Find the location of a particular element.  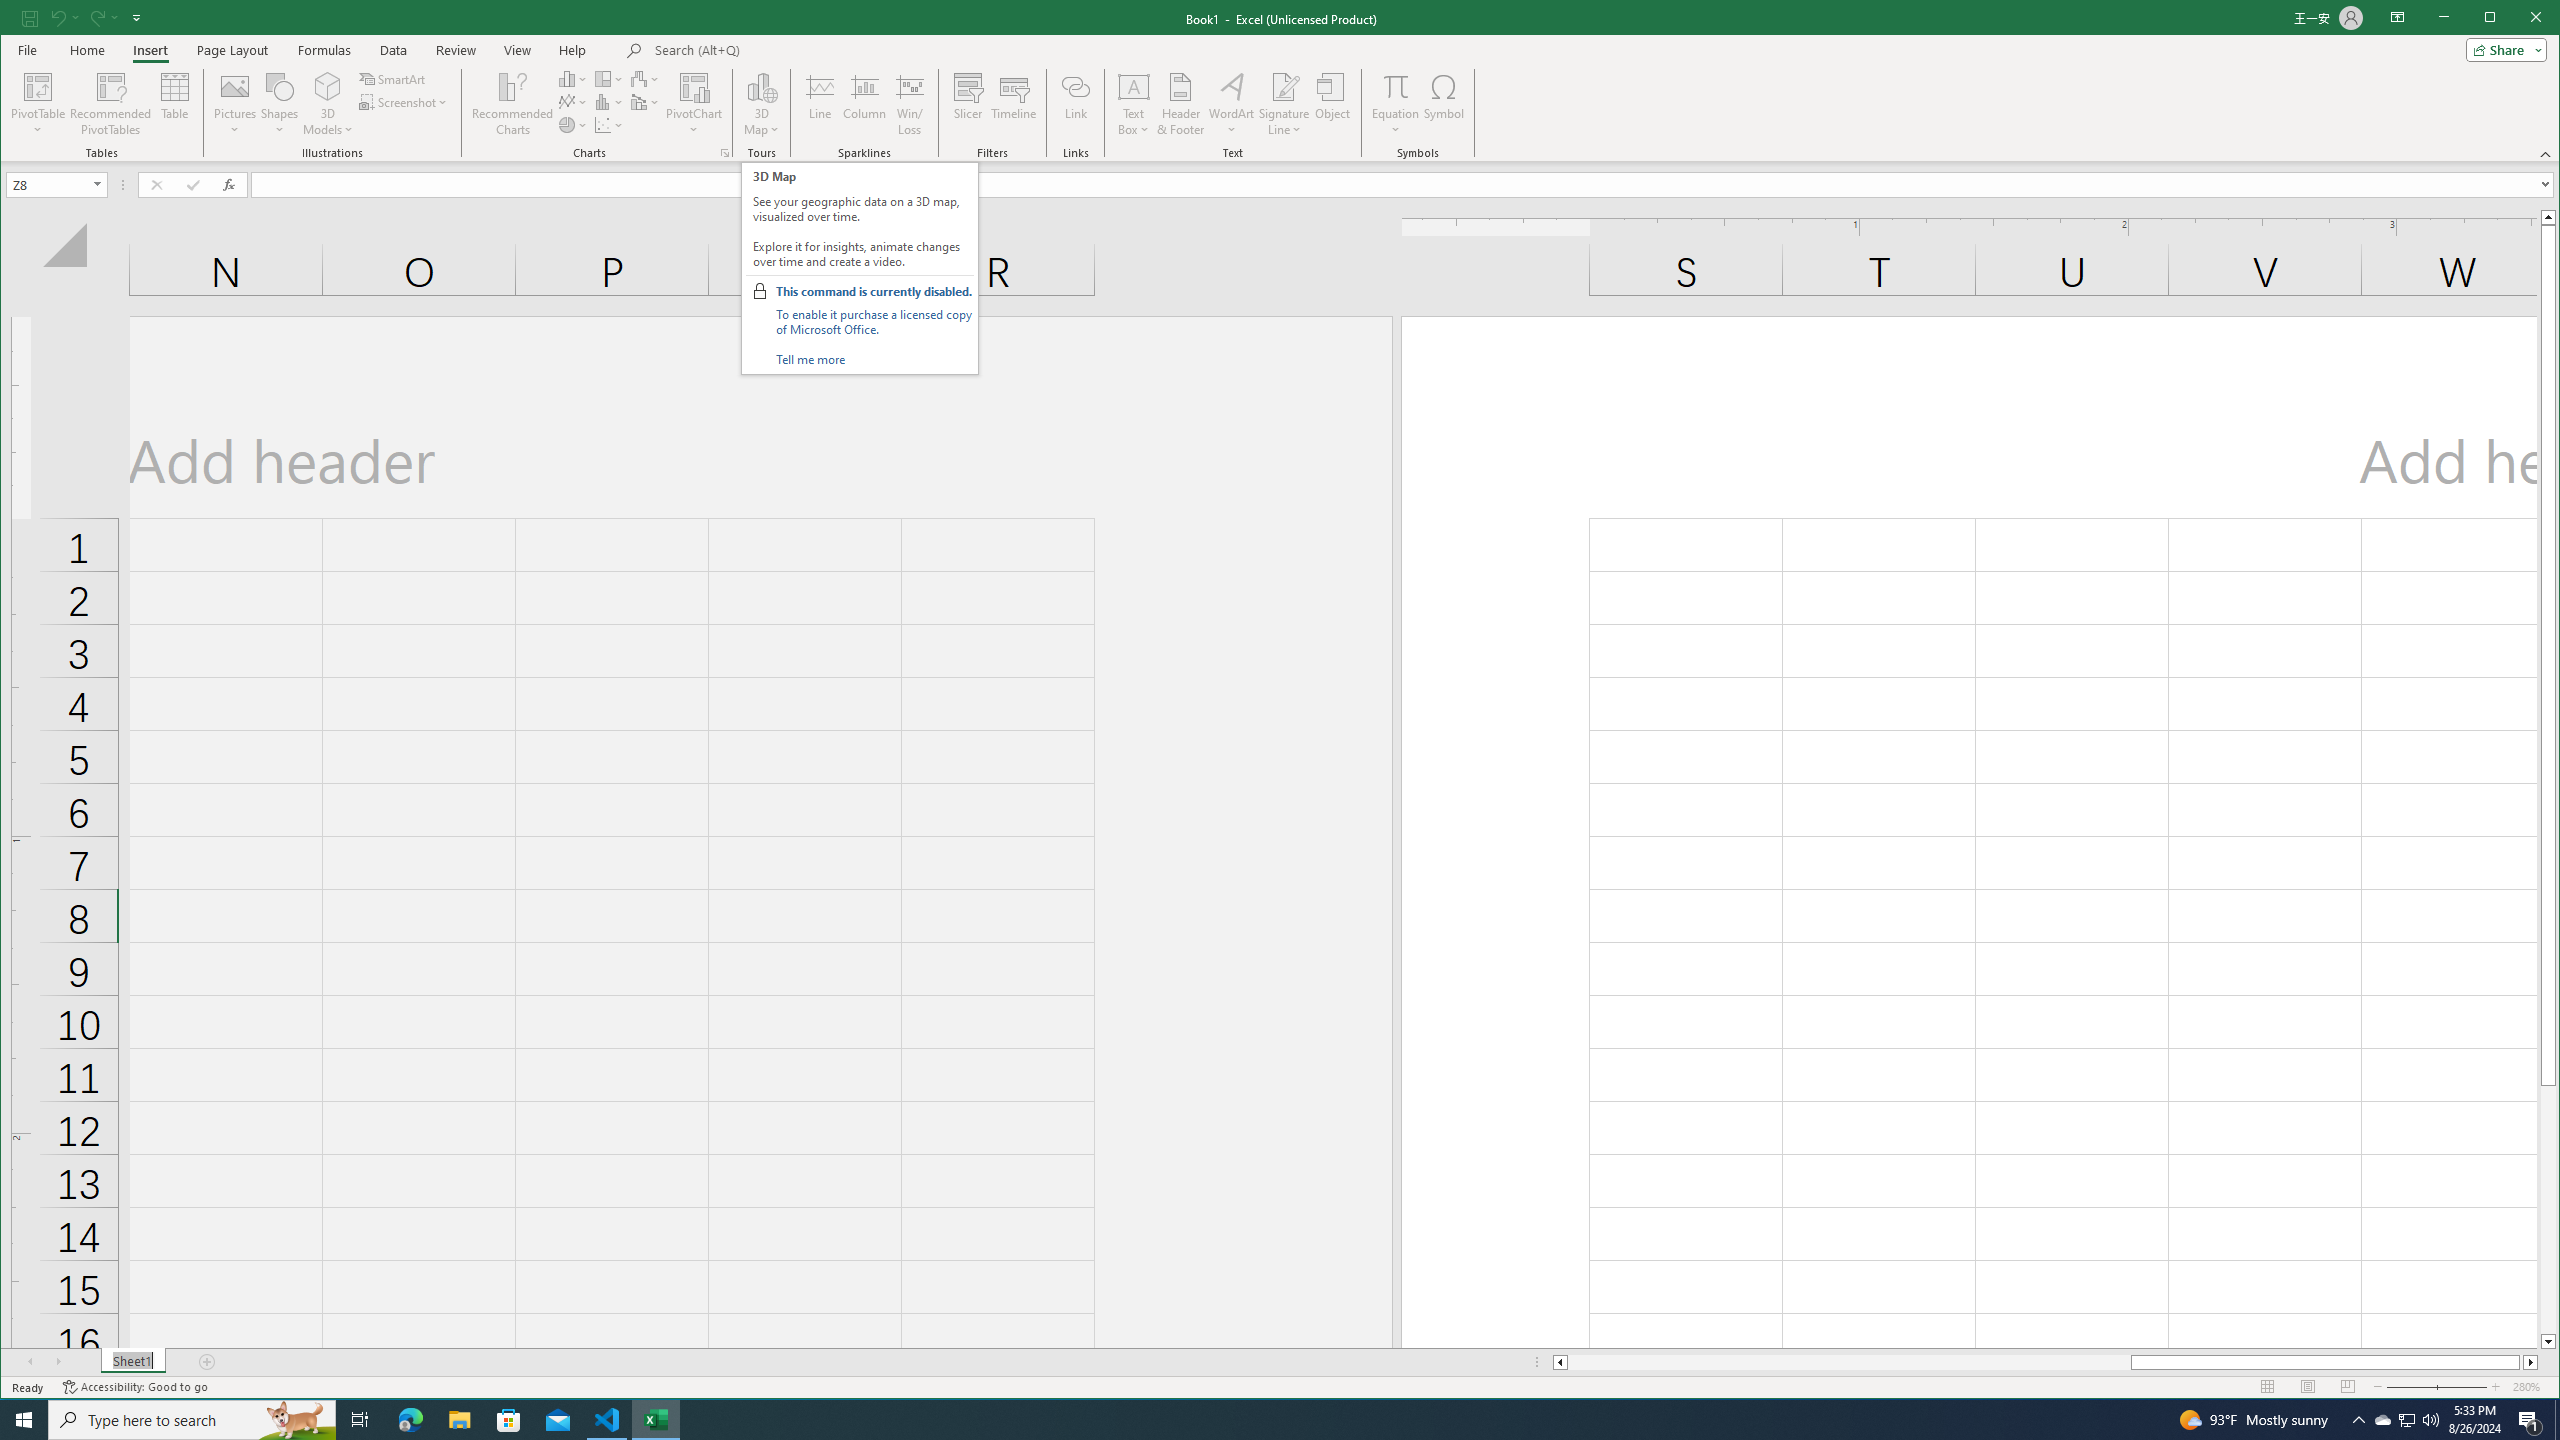

'Insert Column or Bar Chart' is located at coordinates (572, 78).